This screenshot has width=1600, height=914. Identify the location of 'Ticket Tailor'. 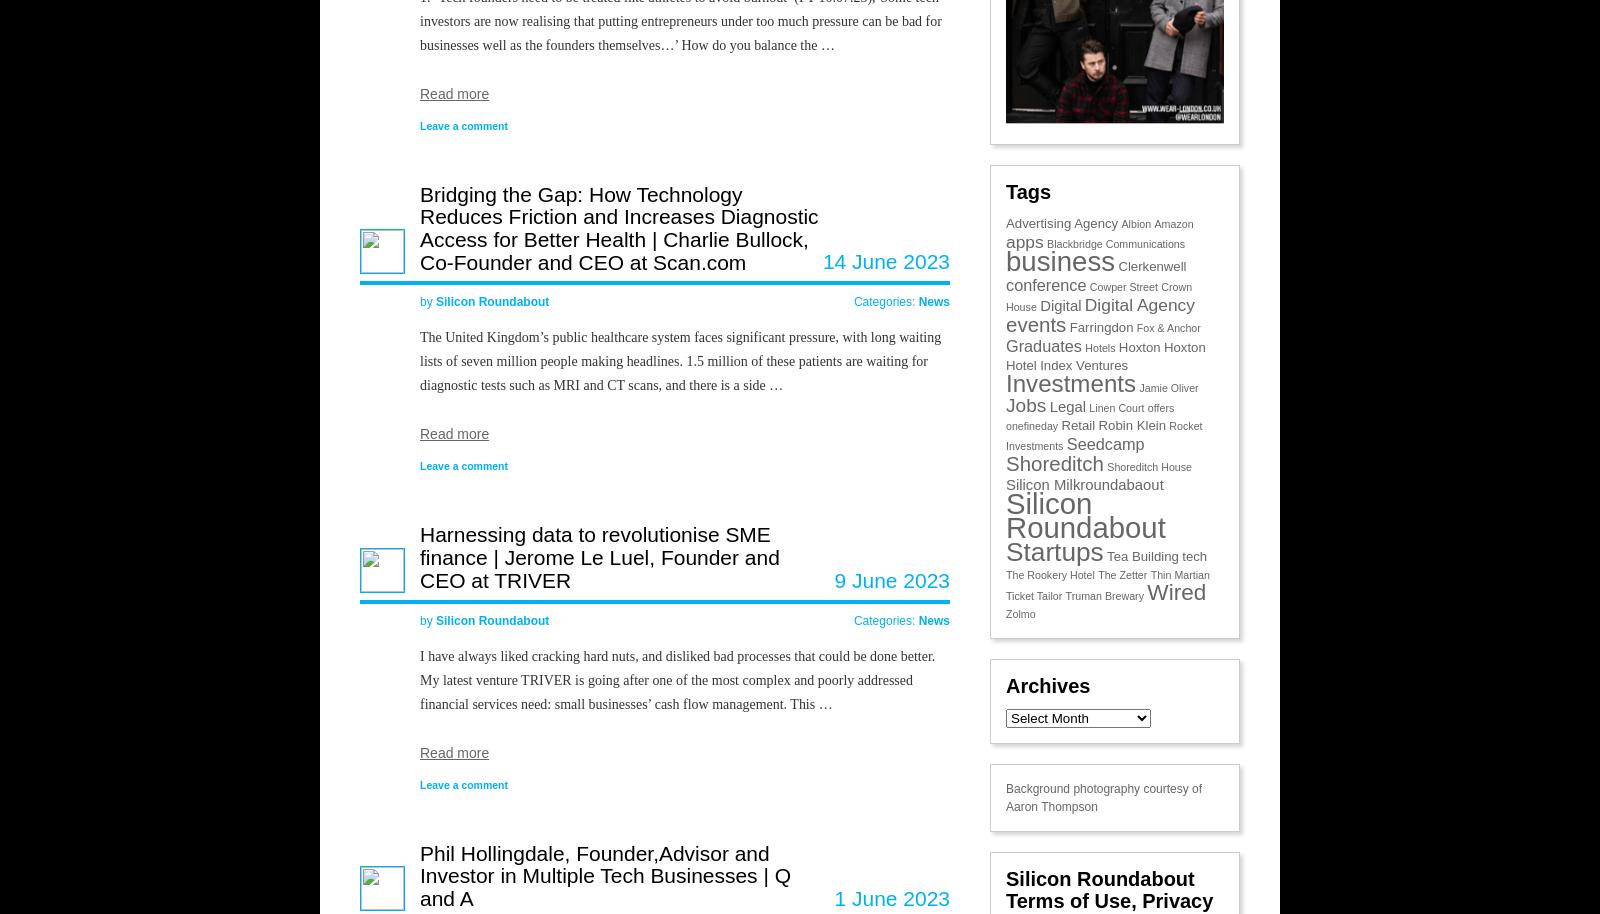
(1033, 594).